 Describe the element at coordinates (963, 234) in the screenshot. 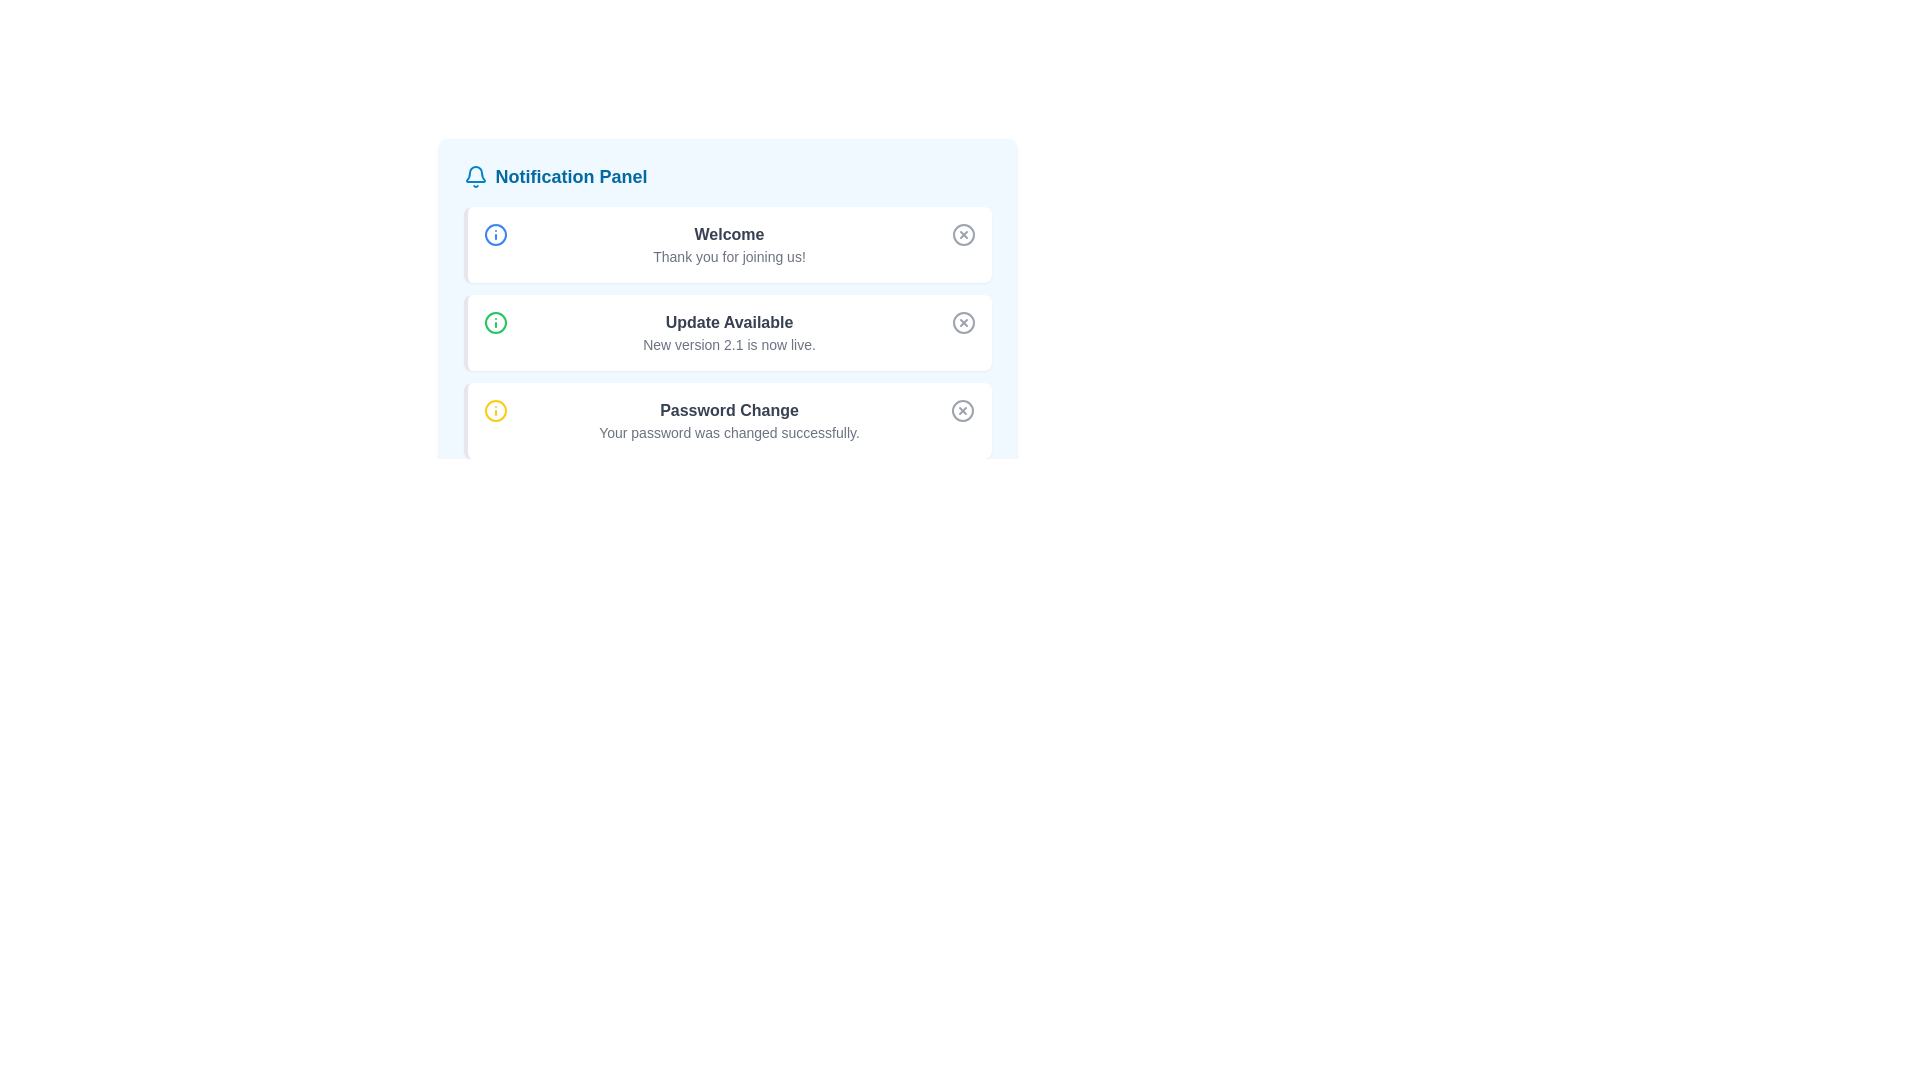

I see `the action button located at the top-right corner of the card containing the text 'Welcome' and 'Thank you for joining us!'` at that location.